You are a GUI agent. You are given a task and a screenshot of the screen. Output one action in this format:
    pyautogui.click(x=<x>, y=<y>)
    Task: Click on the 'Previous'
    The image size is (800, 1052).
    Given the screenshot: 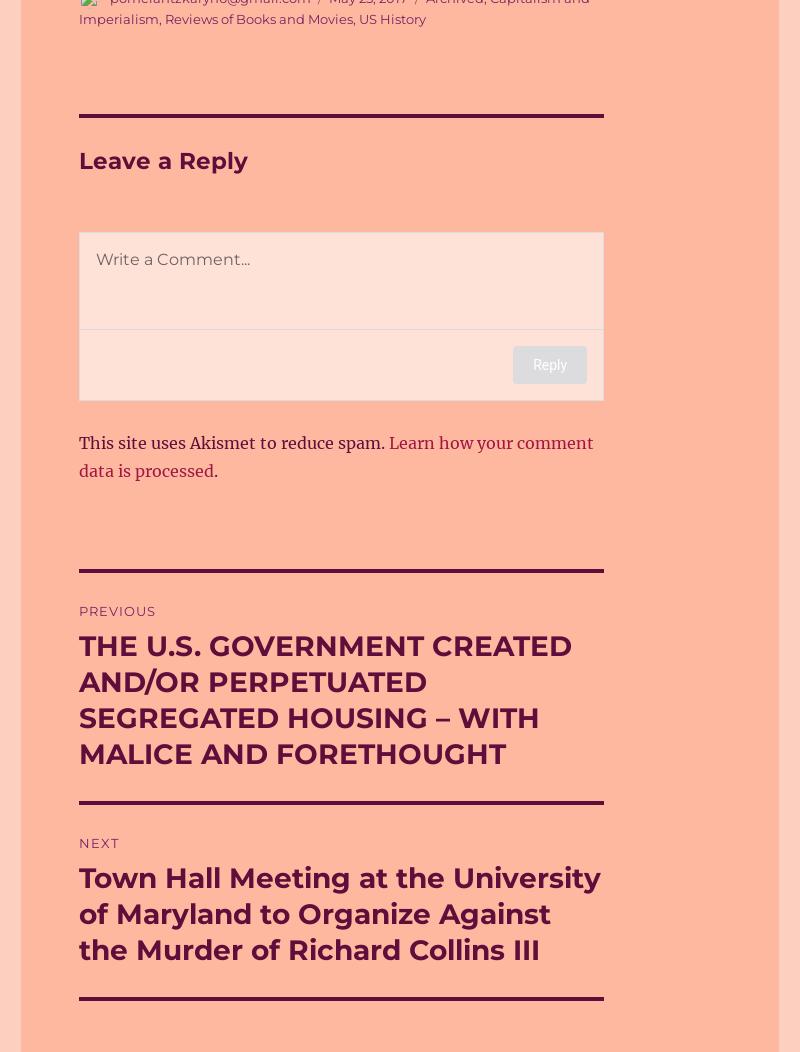 What is the action you would take?
    pyautogui.click(x=116, y=610)
    